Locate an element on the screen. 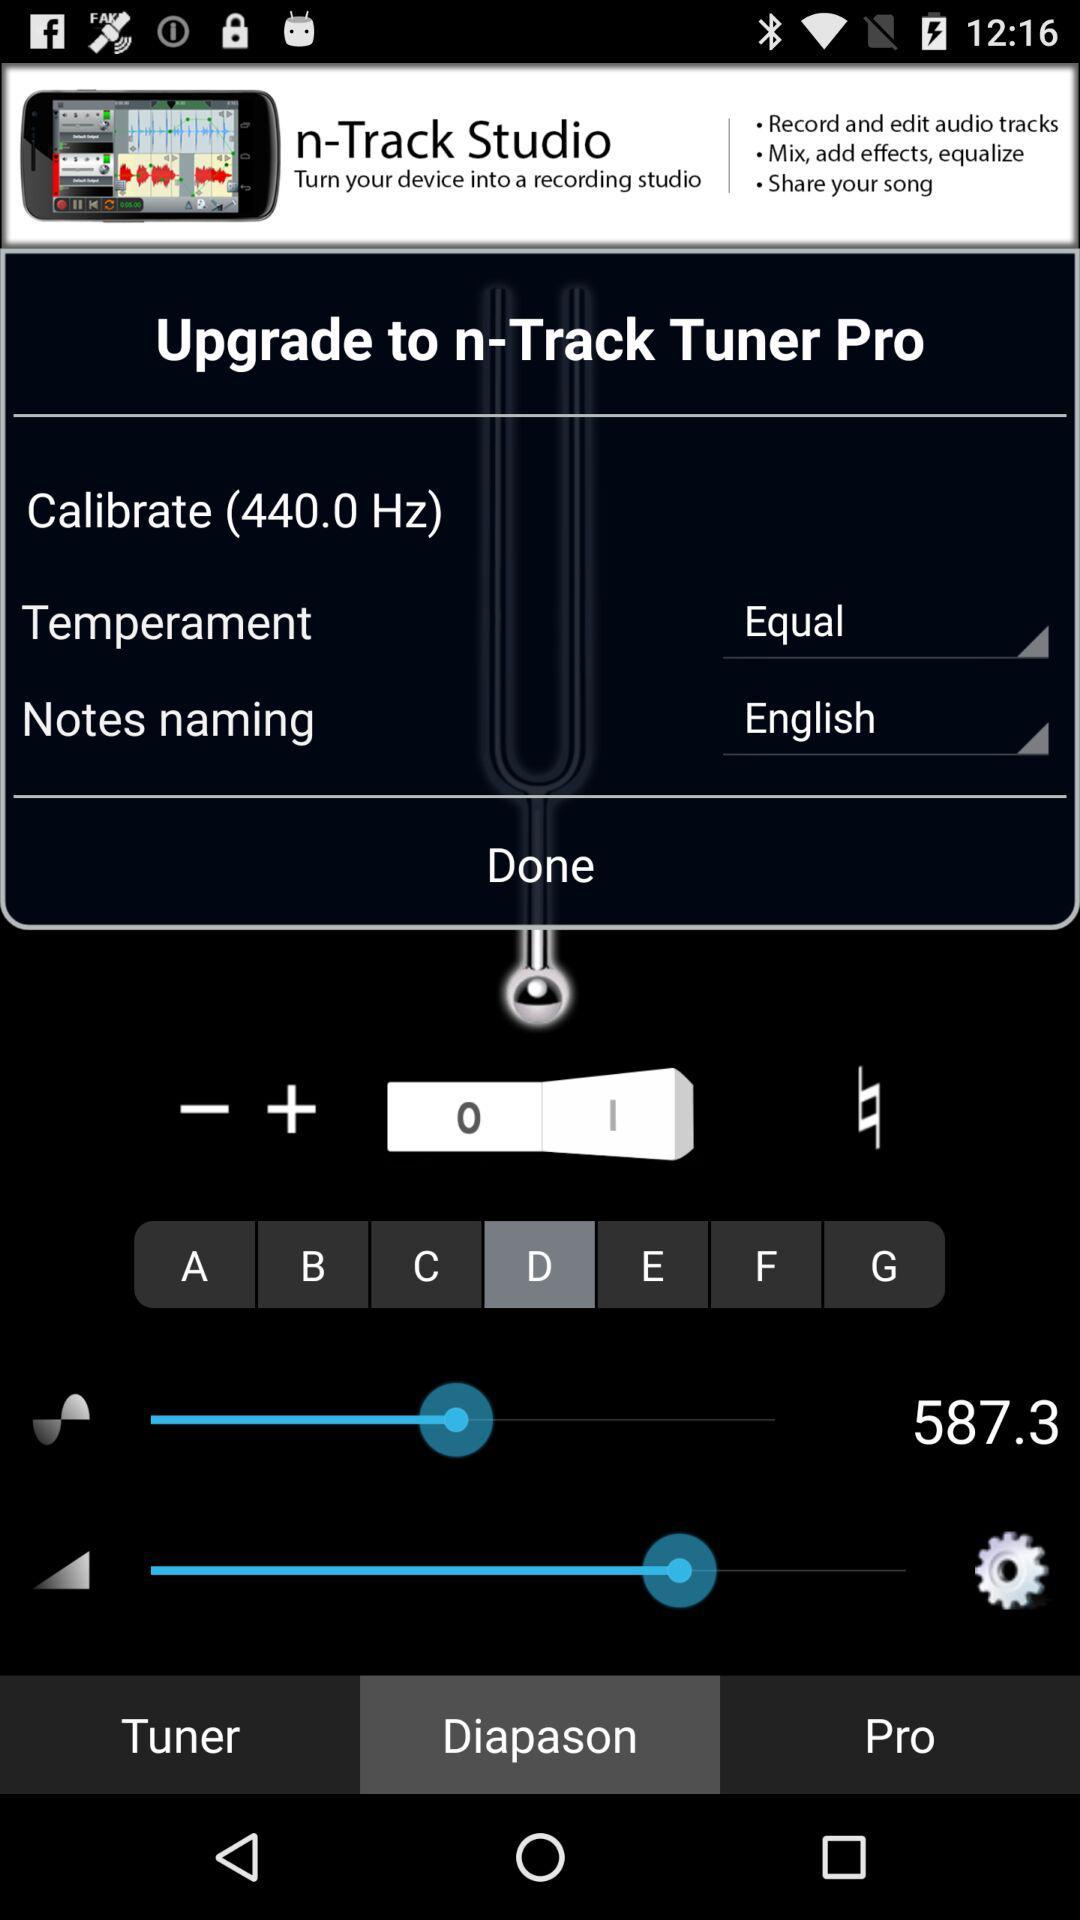 This screenshot has width=1080, height=1920. the settings icon is located at coordinates (1014, 1680).